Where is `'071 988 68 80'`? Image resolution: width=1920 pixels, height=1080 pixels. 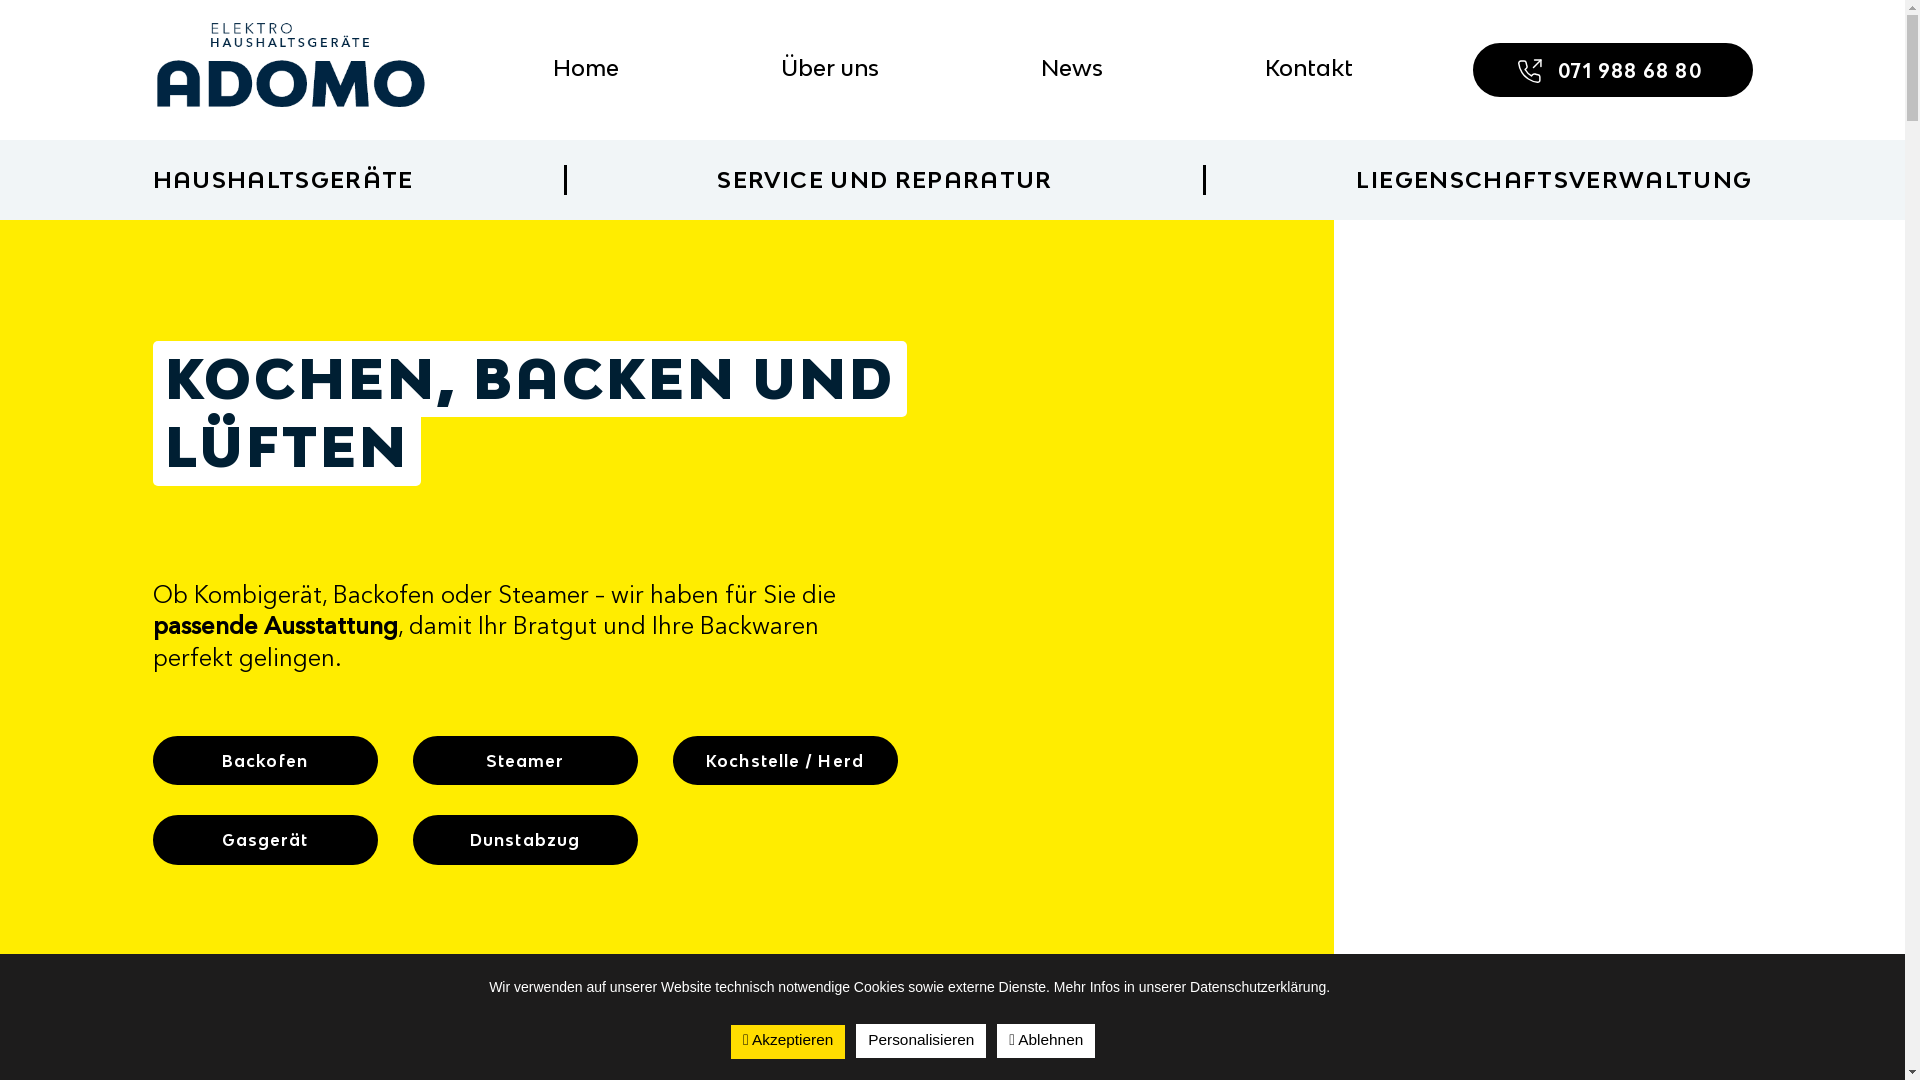 '071 988 68 80' is located at coordinates (1612, 68).